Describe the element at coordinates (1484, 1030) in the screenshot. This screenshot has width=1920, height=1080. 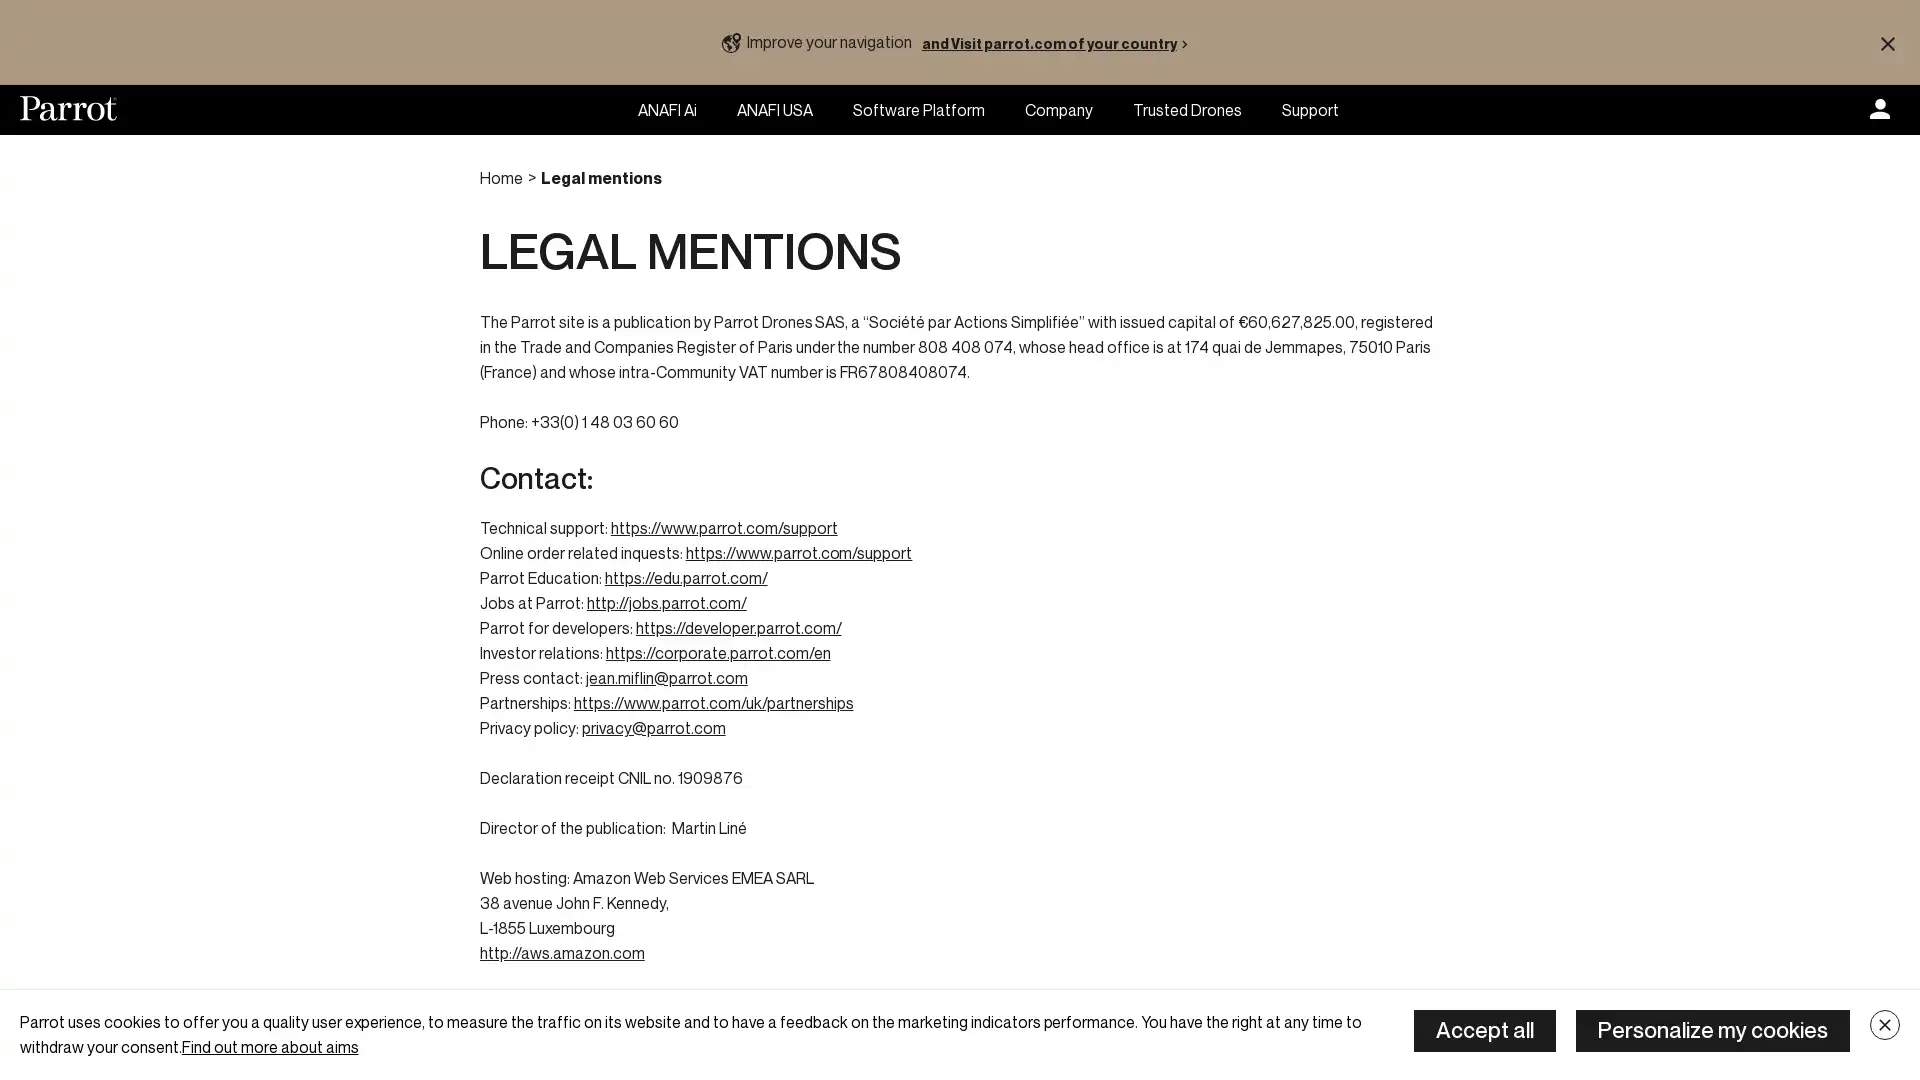
I see `Accept all` at that location.